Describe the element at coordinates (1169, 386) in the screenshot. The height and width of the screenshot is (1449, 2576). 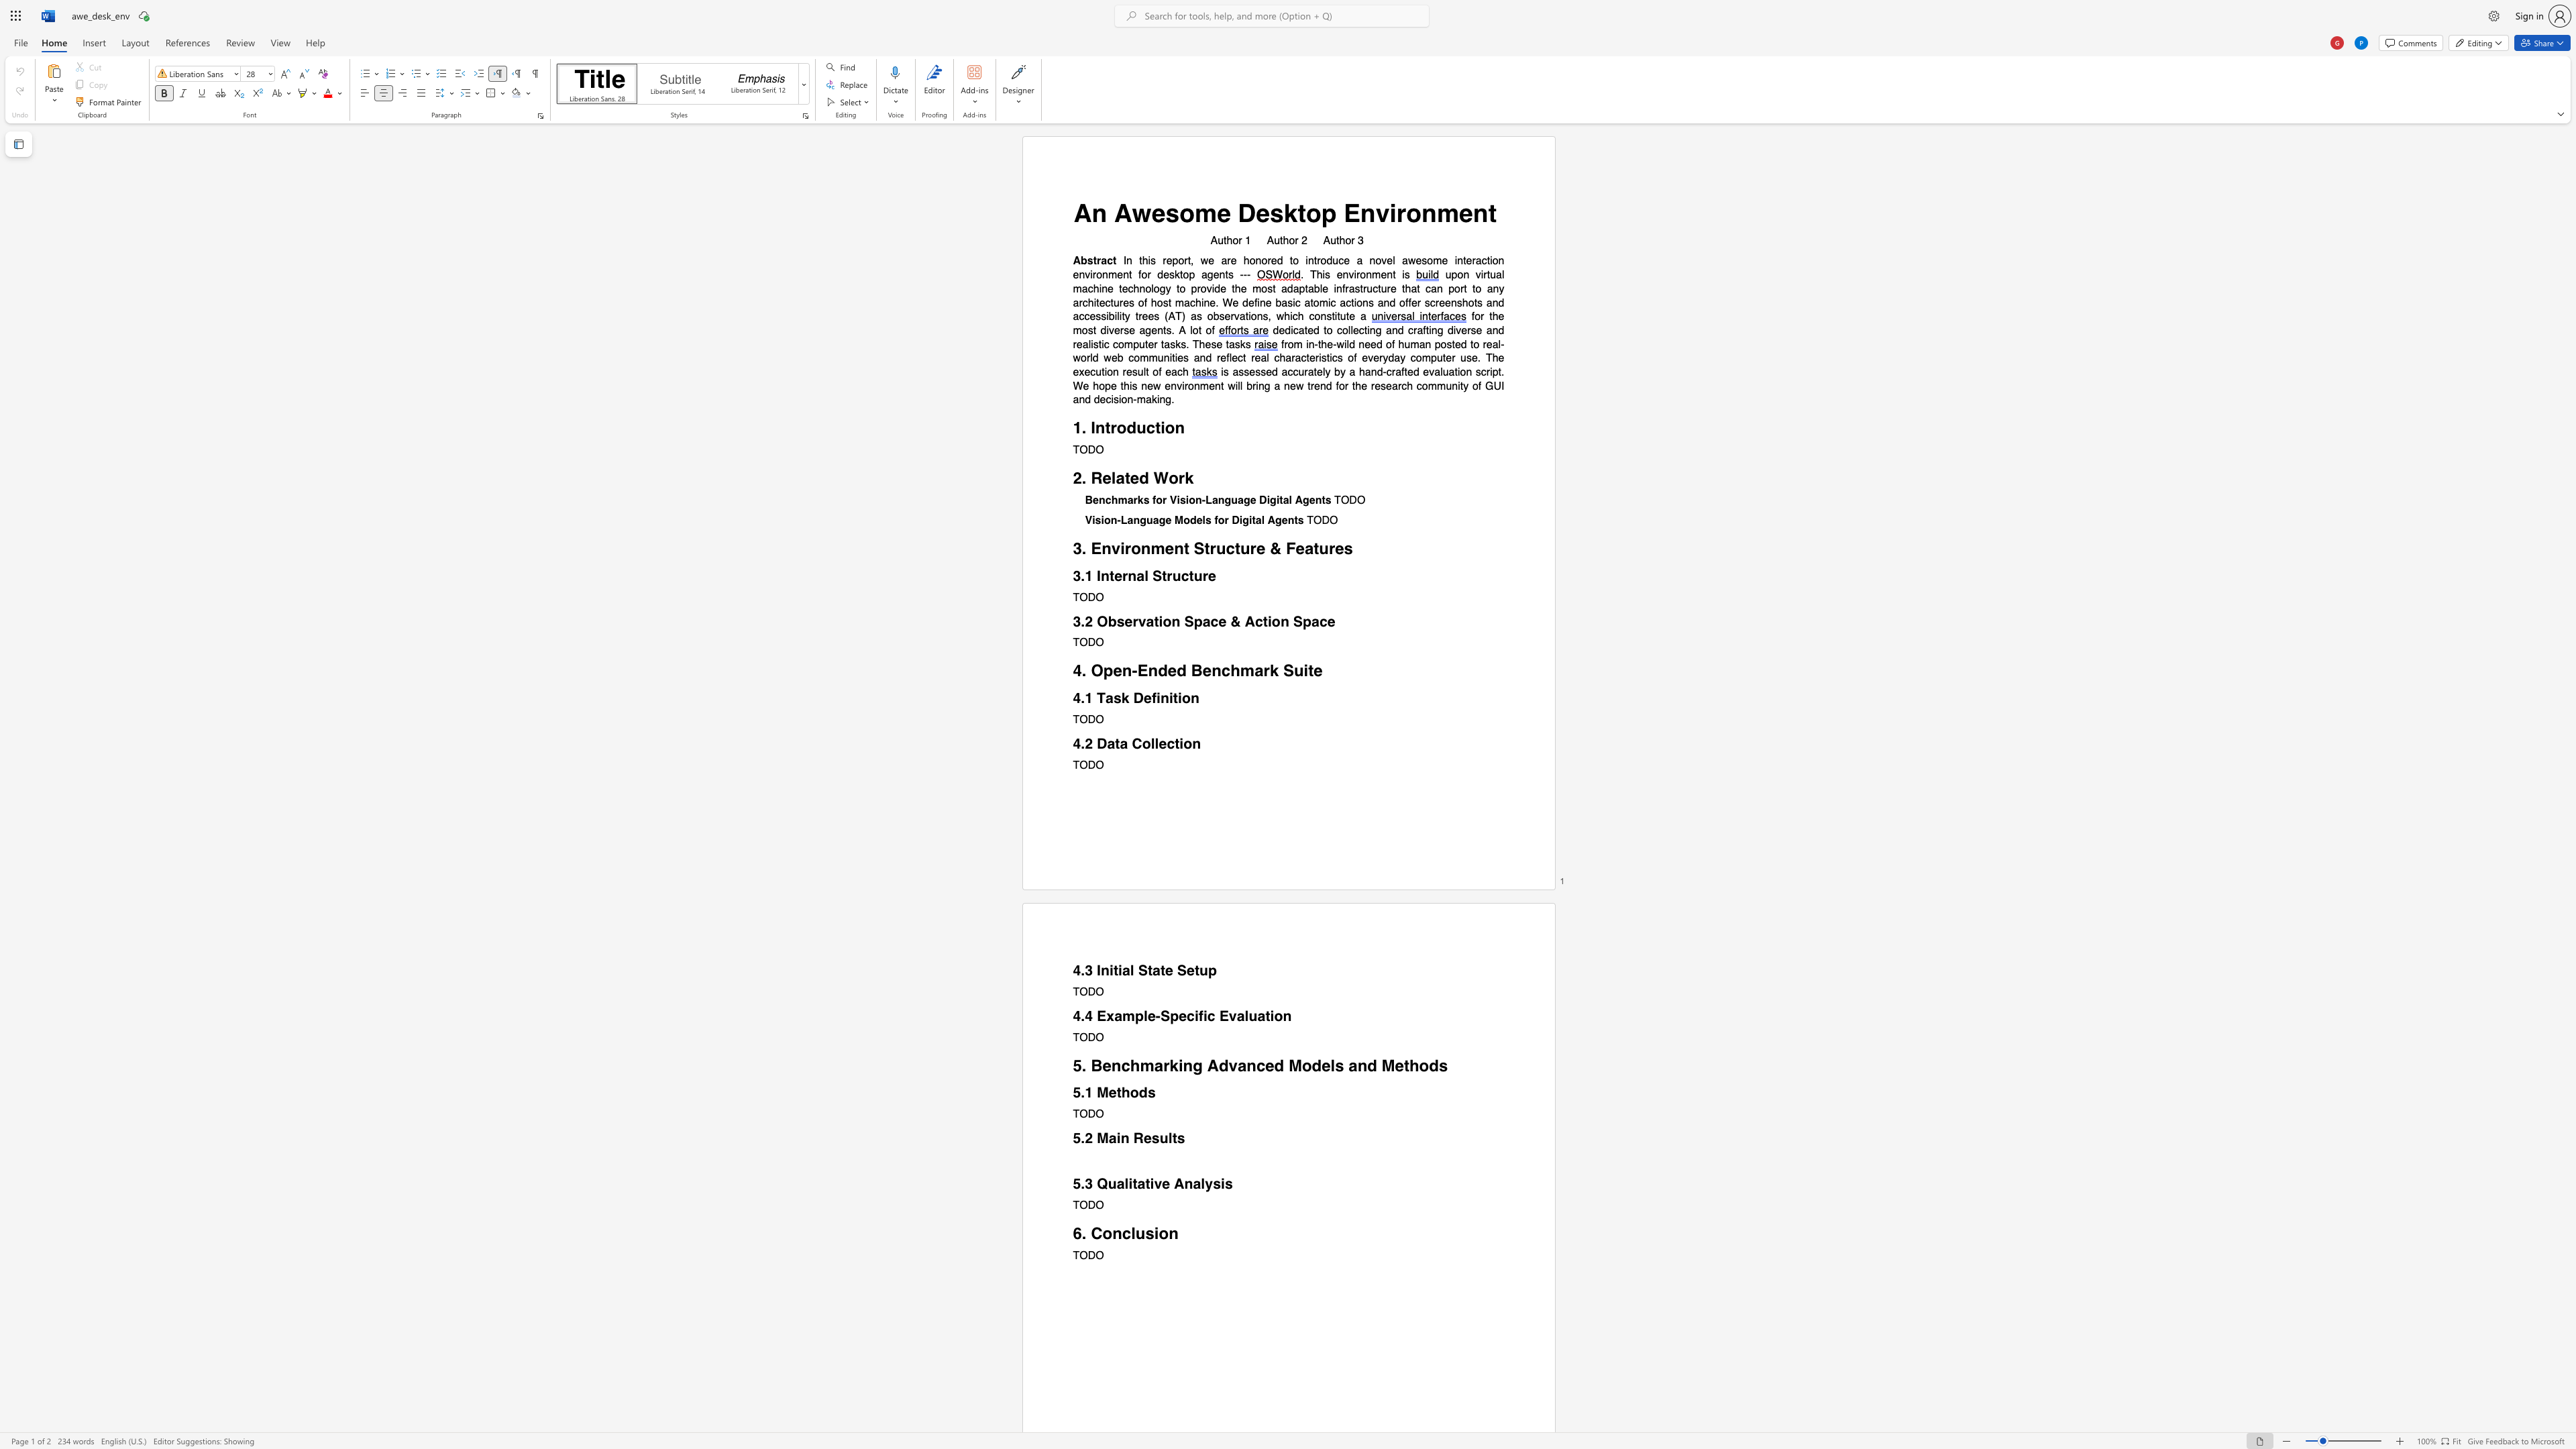
I see `the subset text "nviro" within the text "new environment"` at that location.